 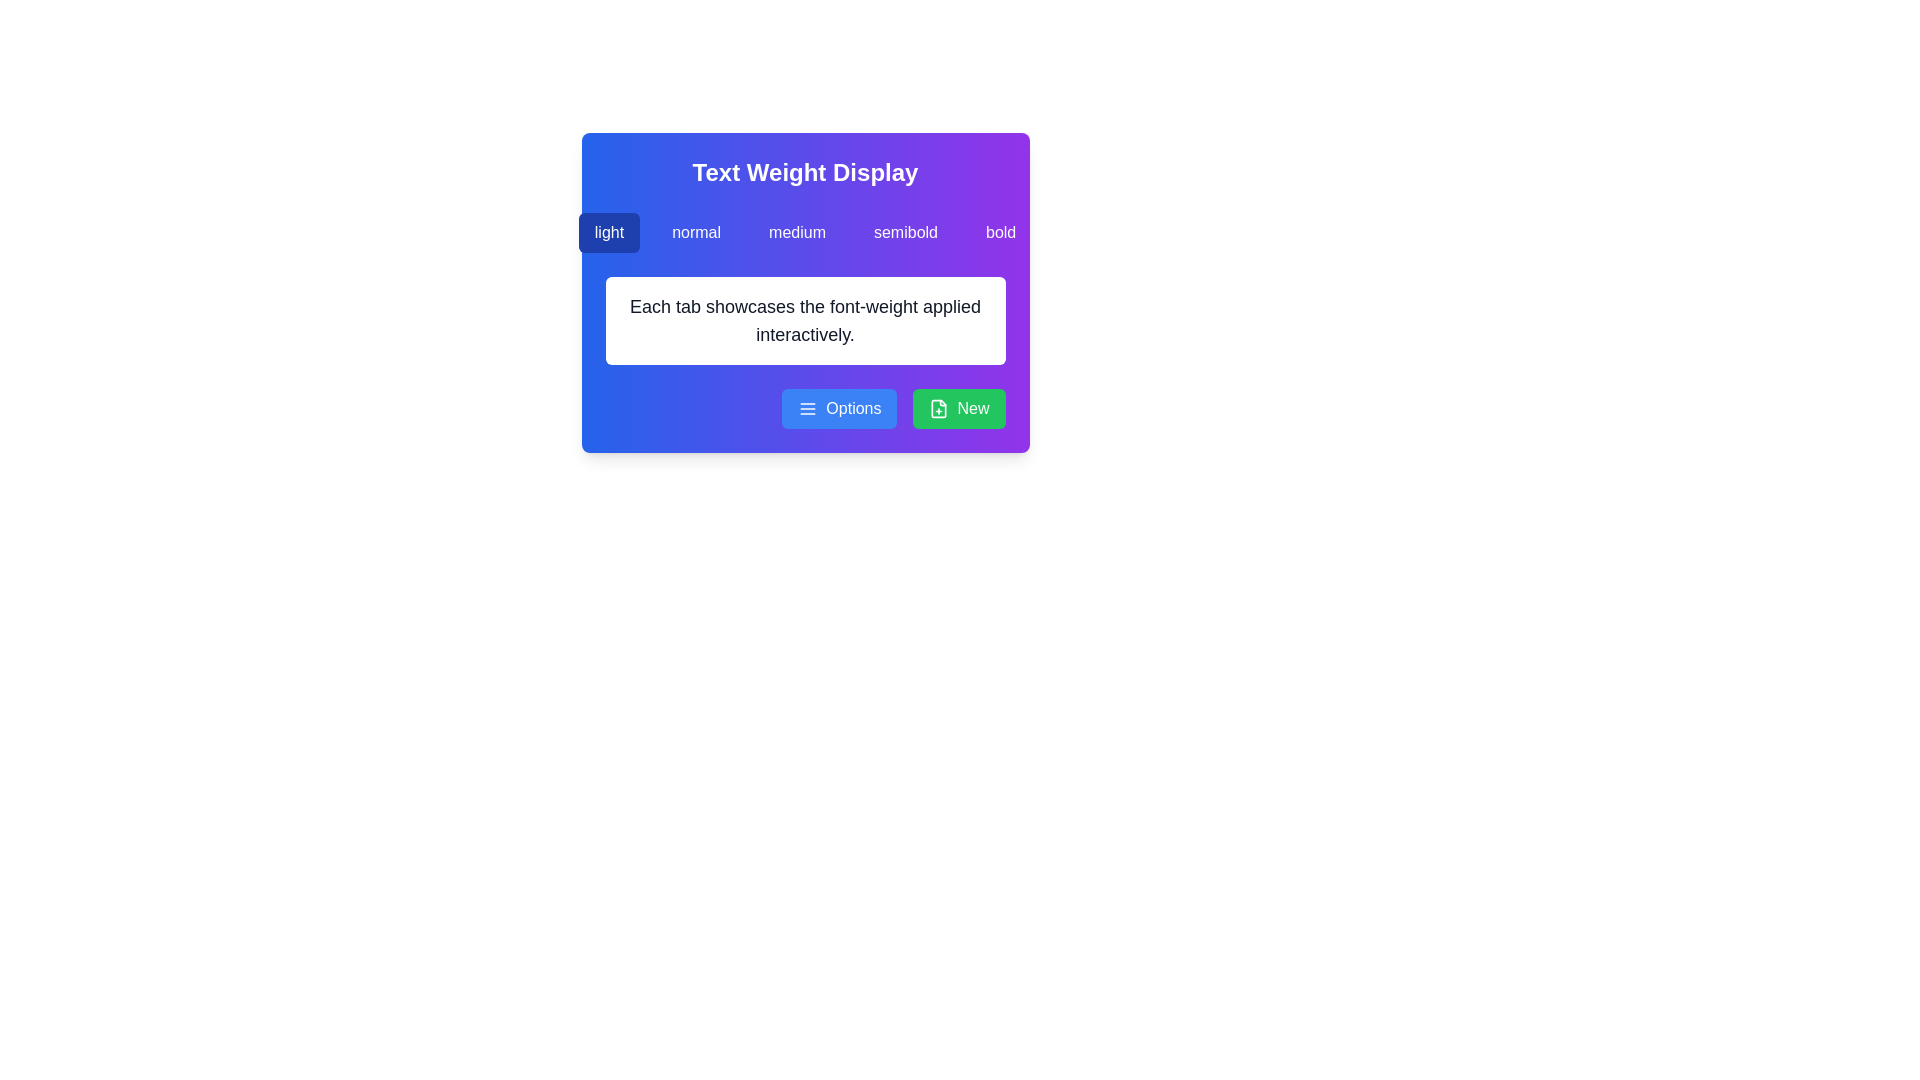 What do you see at coordinates (608, 231) in the screenshot?
I see `the 'light' button in the Text Weight Display section` at bounding box center [608, 231].